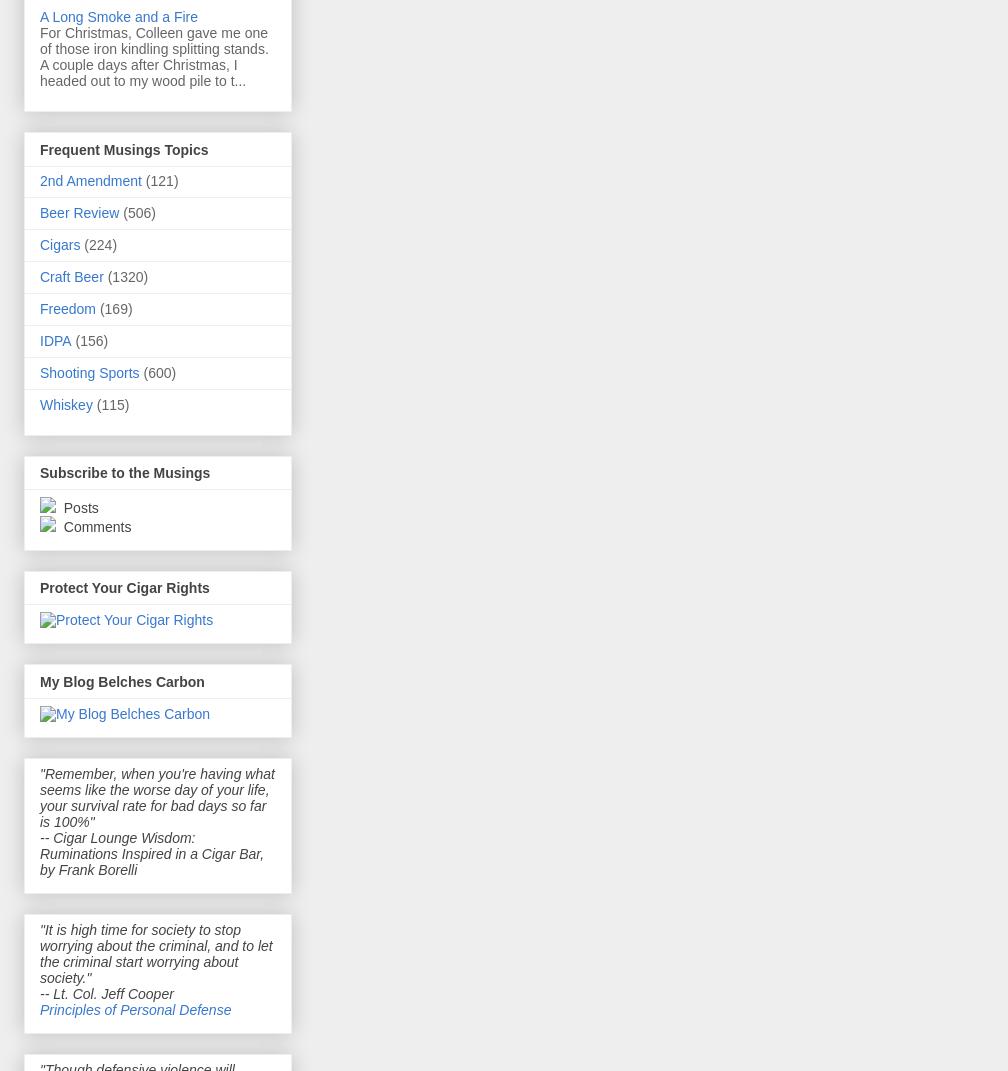 Image resolution: width=1008 pixels, height=1071 pixels. Describe the element at coordinates (154, 55) in the screenshot. I see `'For Christmas, Colleen gave me one of those iron kindling splitting stands. A couple days after Christmas, I headed out to my wood pile to t...'` at that location.